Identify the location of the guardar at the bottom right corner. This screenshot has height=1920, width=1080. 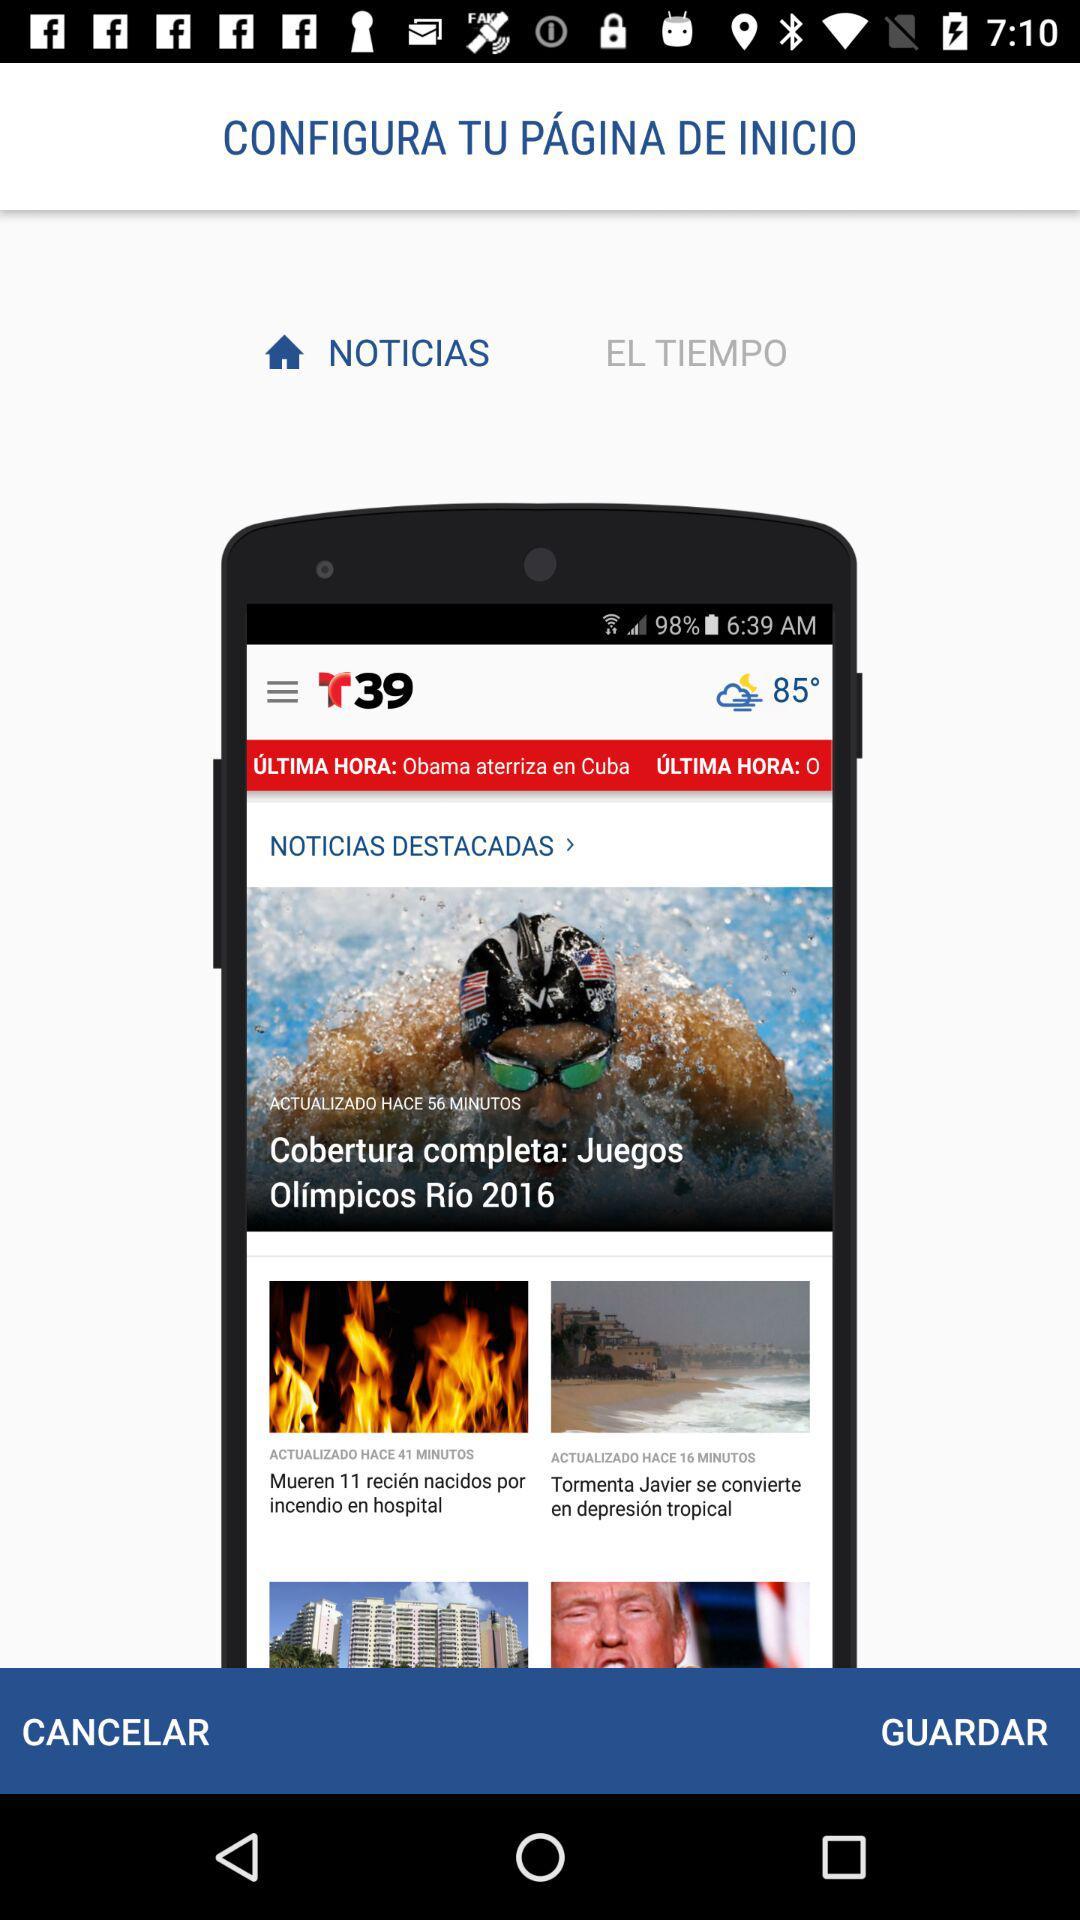
(963, 1730).